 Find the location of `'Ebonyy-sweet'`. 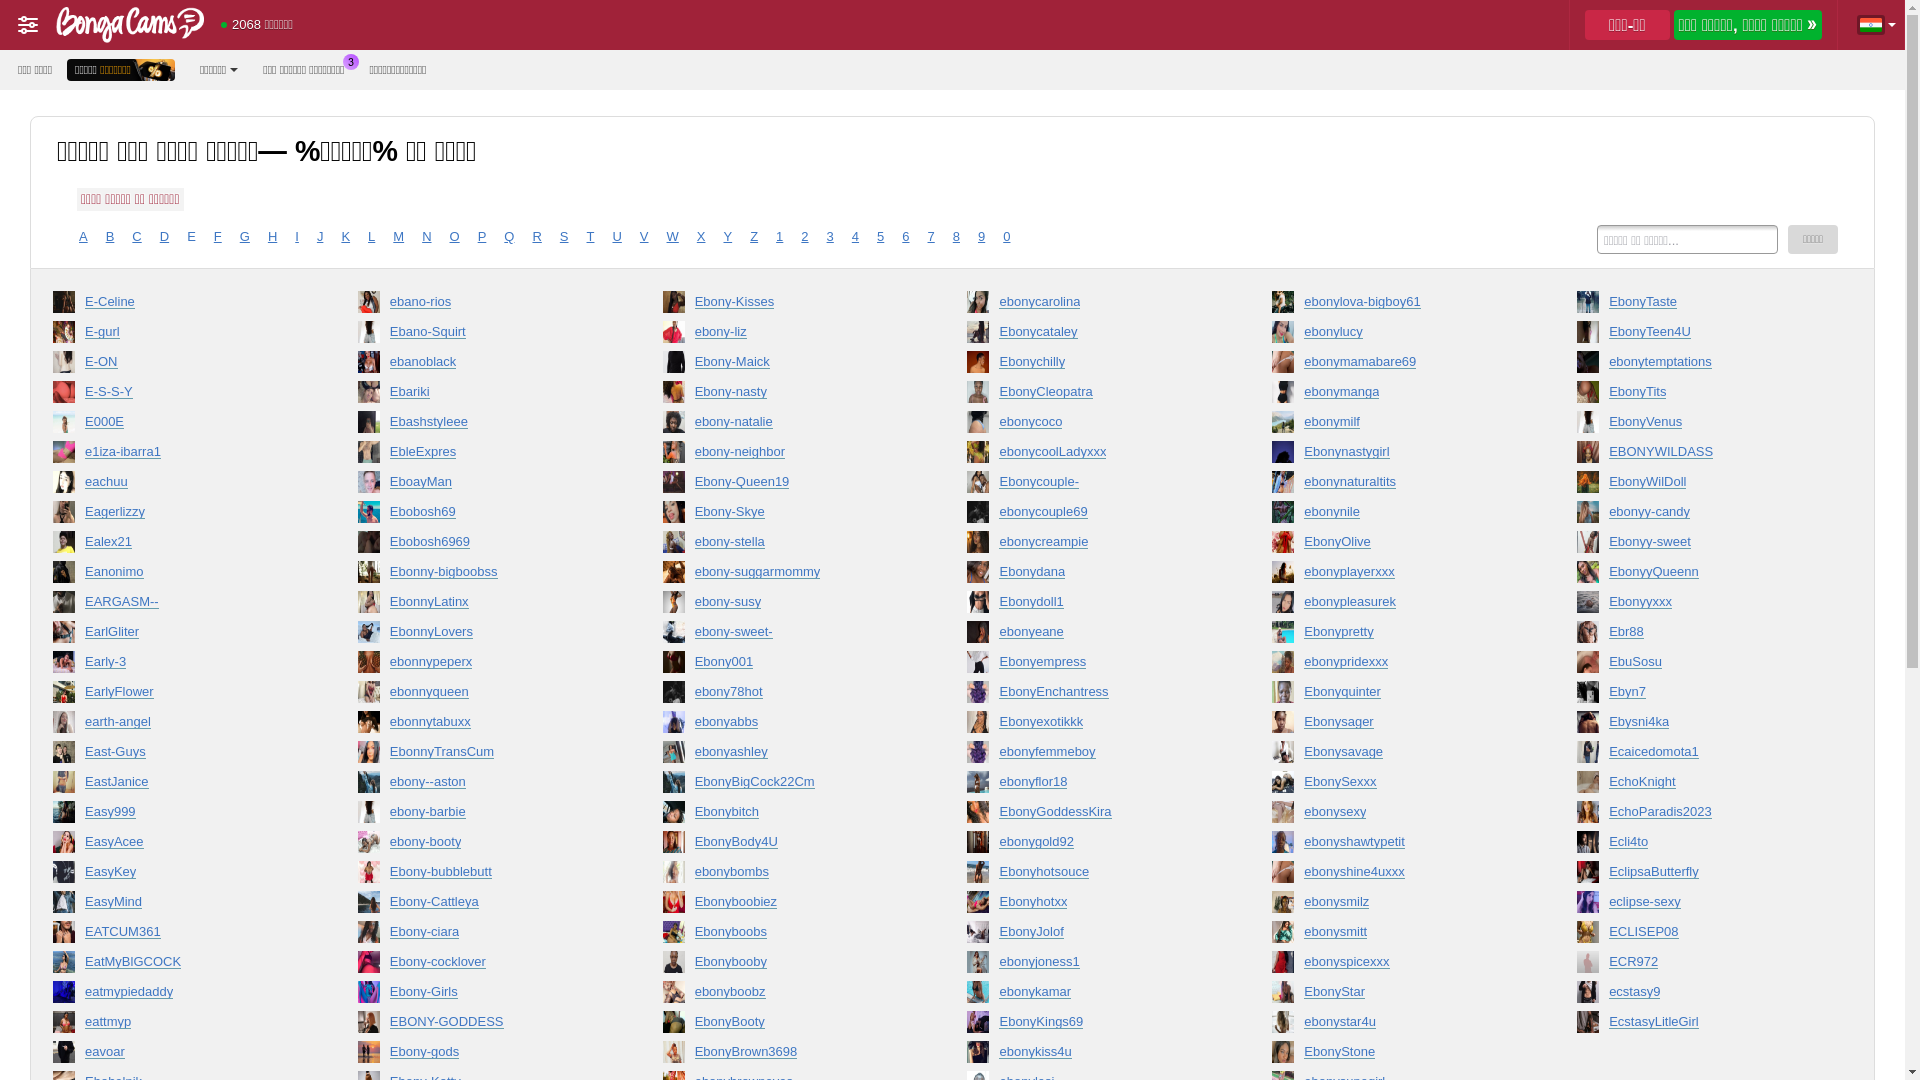

'Ebonyy-sweet' is located at coordinates (1699, 546).